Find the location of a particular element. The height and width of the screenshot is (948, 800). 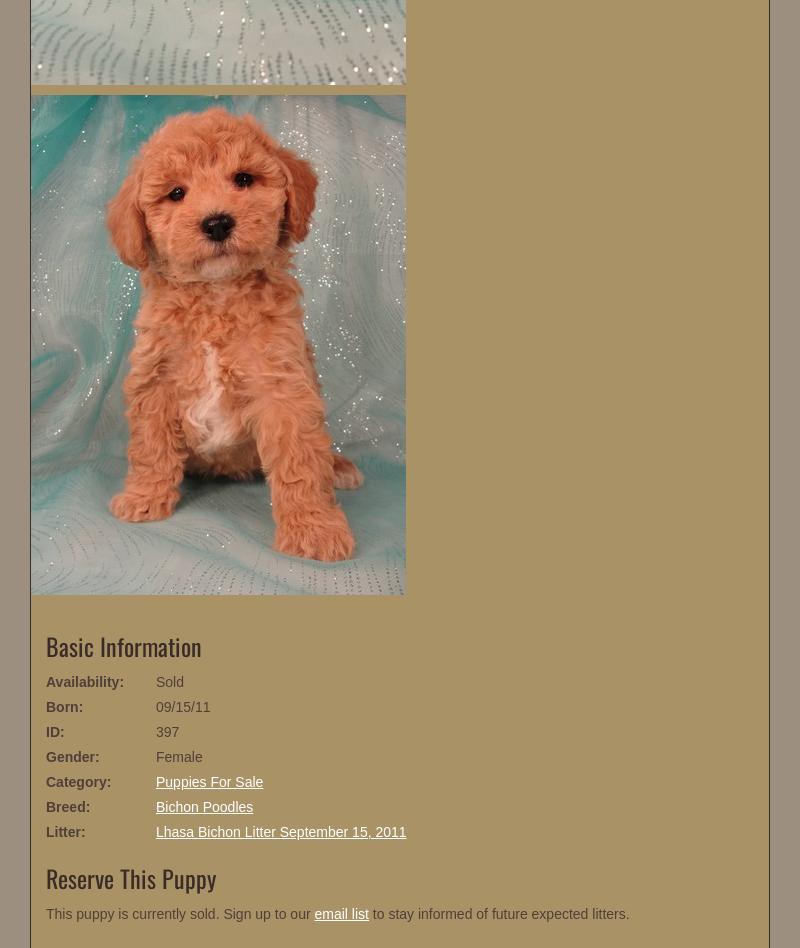

'Litter:' is located at coordinates (64, 830).